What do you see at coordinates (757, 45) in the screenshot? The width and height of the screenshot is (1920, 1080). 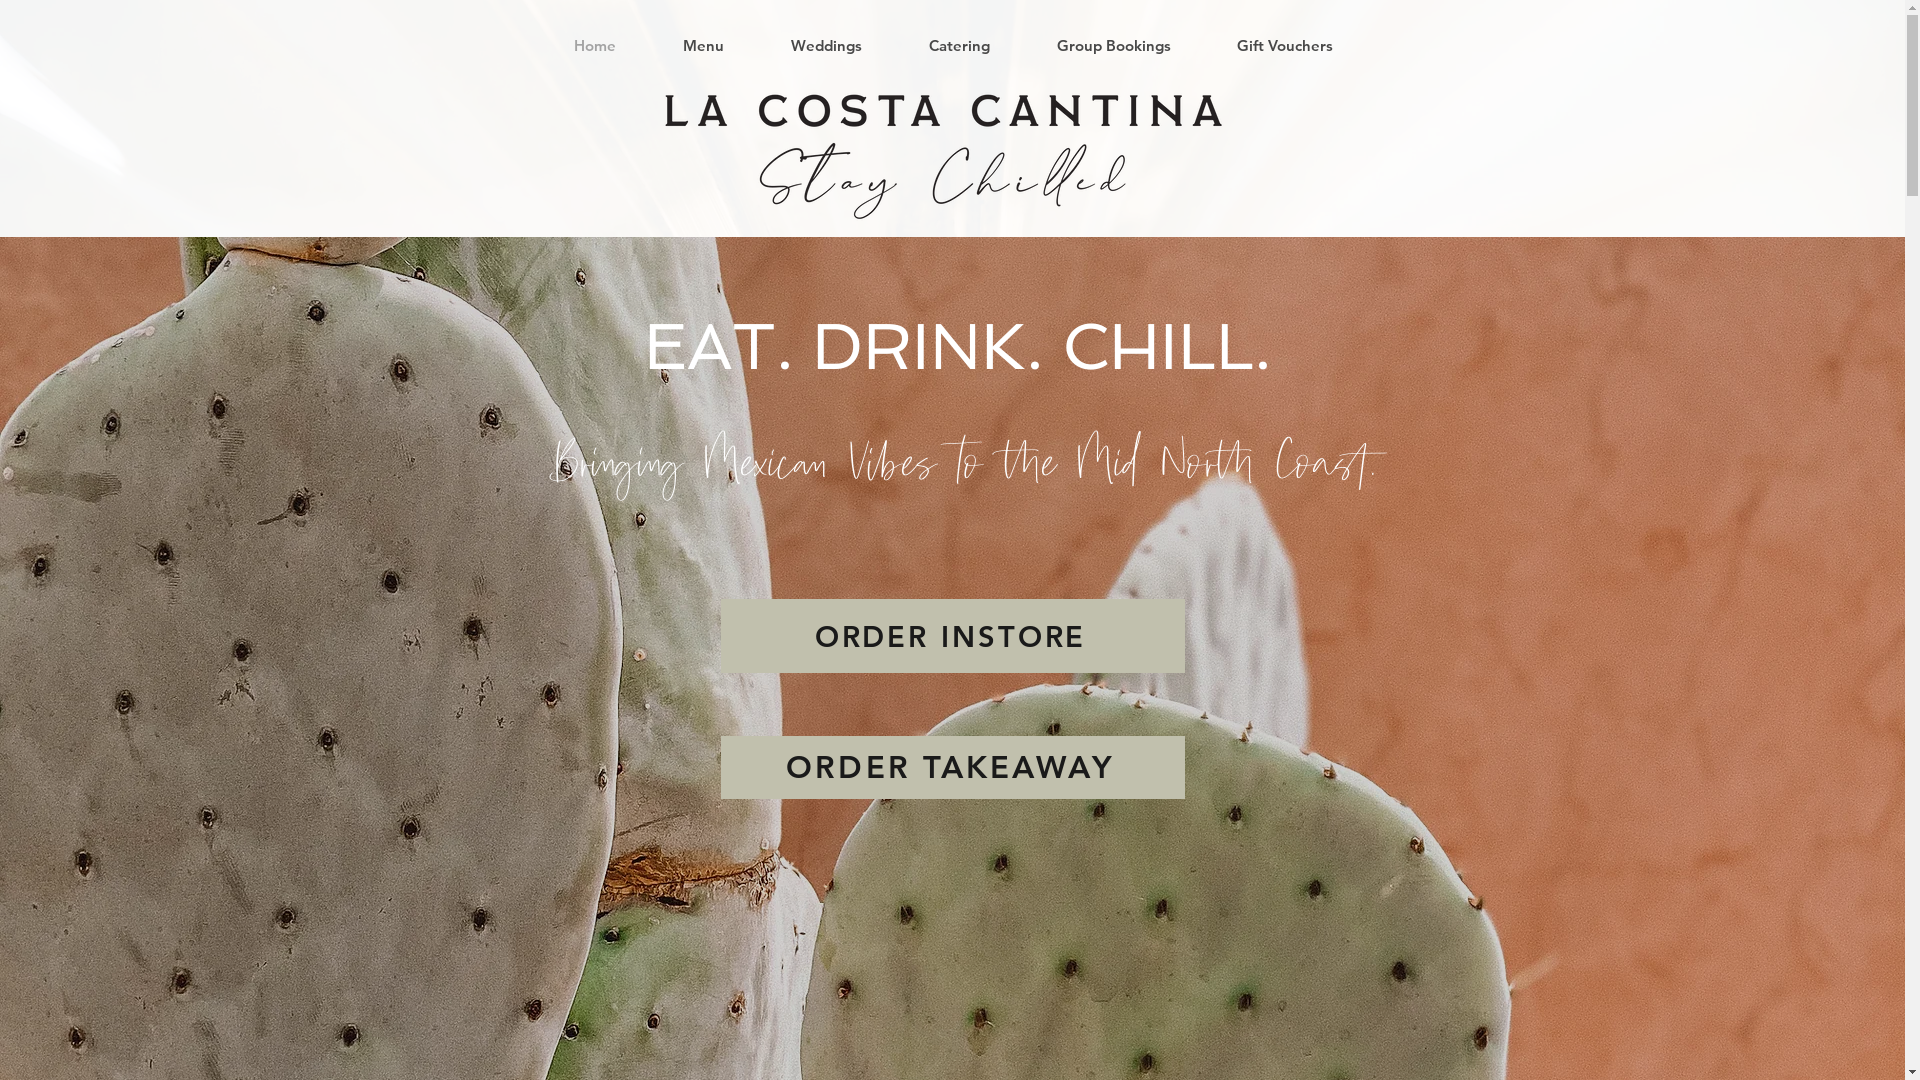 I see `'Weddings'` at bounding box center [757, 45].